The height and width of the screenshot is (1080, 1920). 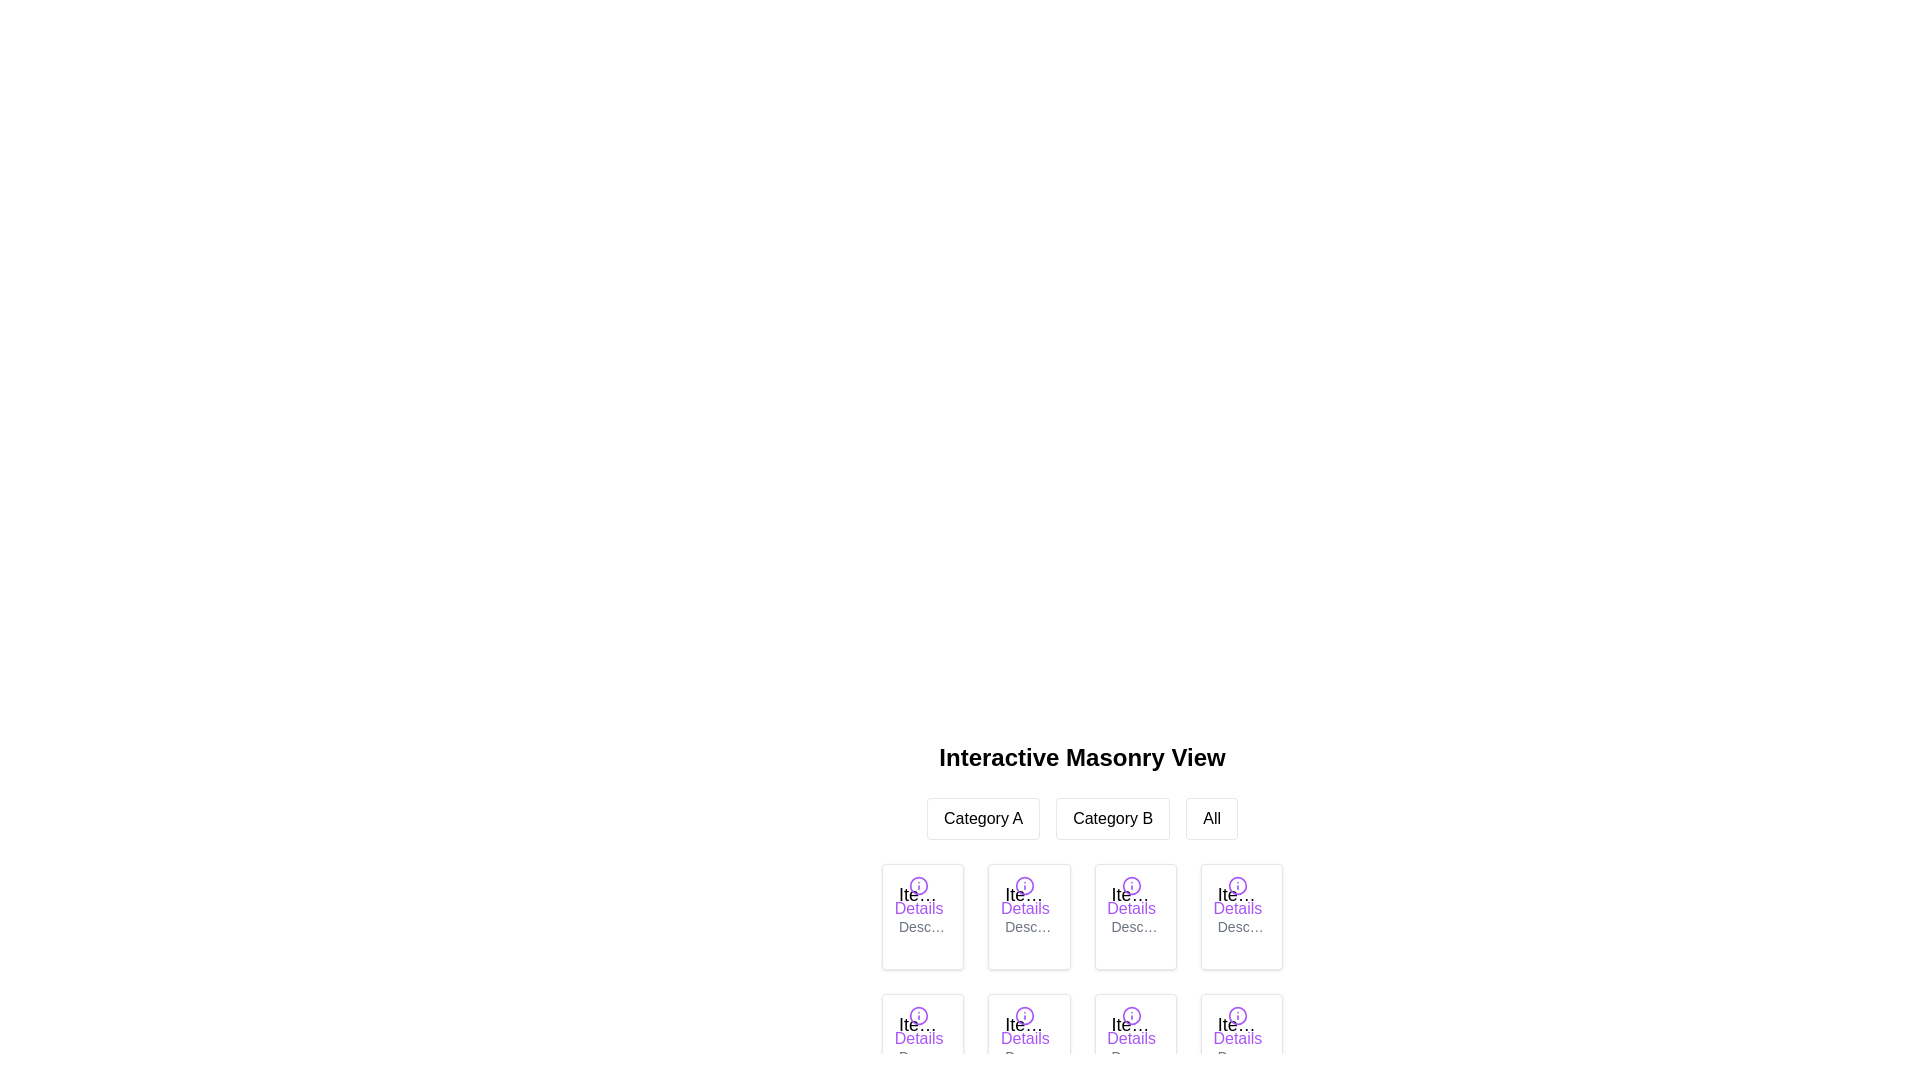 What do you see at coordinates (1025, 1015) in the screenshot?
I see `the icon located in the lower right position of the 'Details' section` at bounding box center [1025, 1015].